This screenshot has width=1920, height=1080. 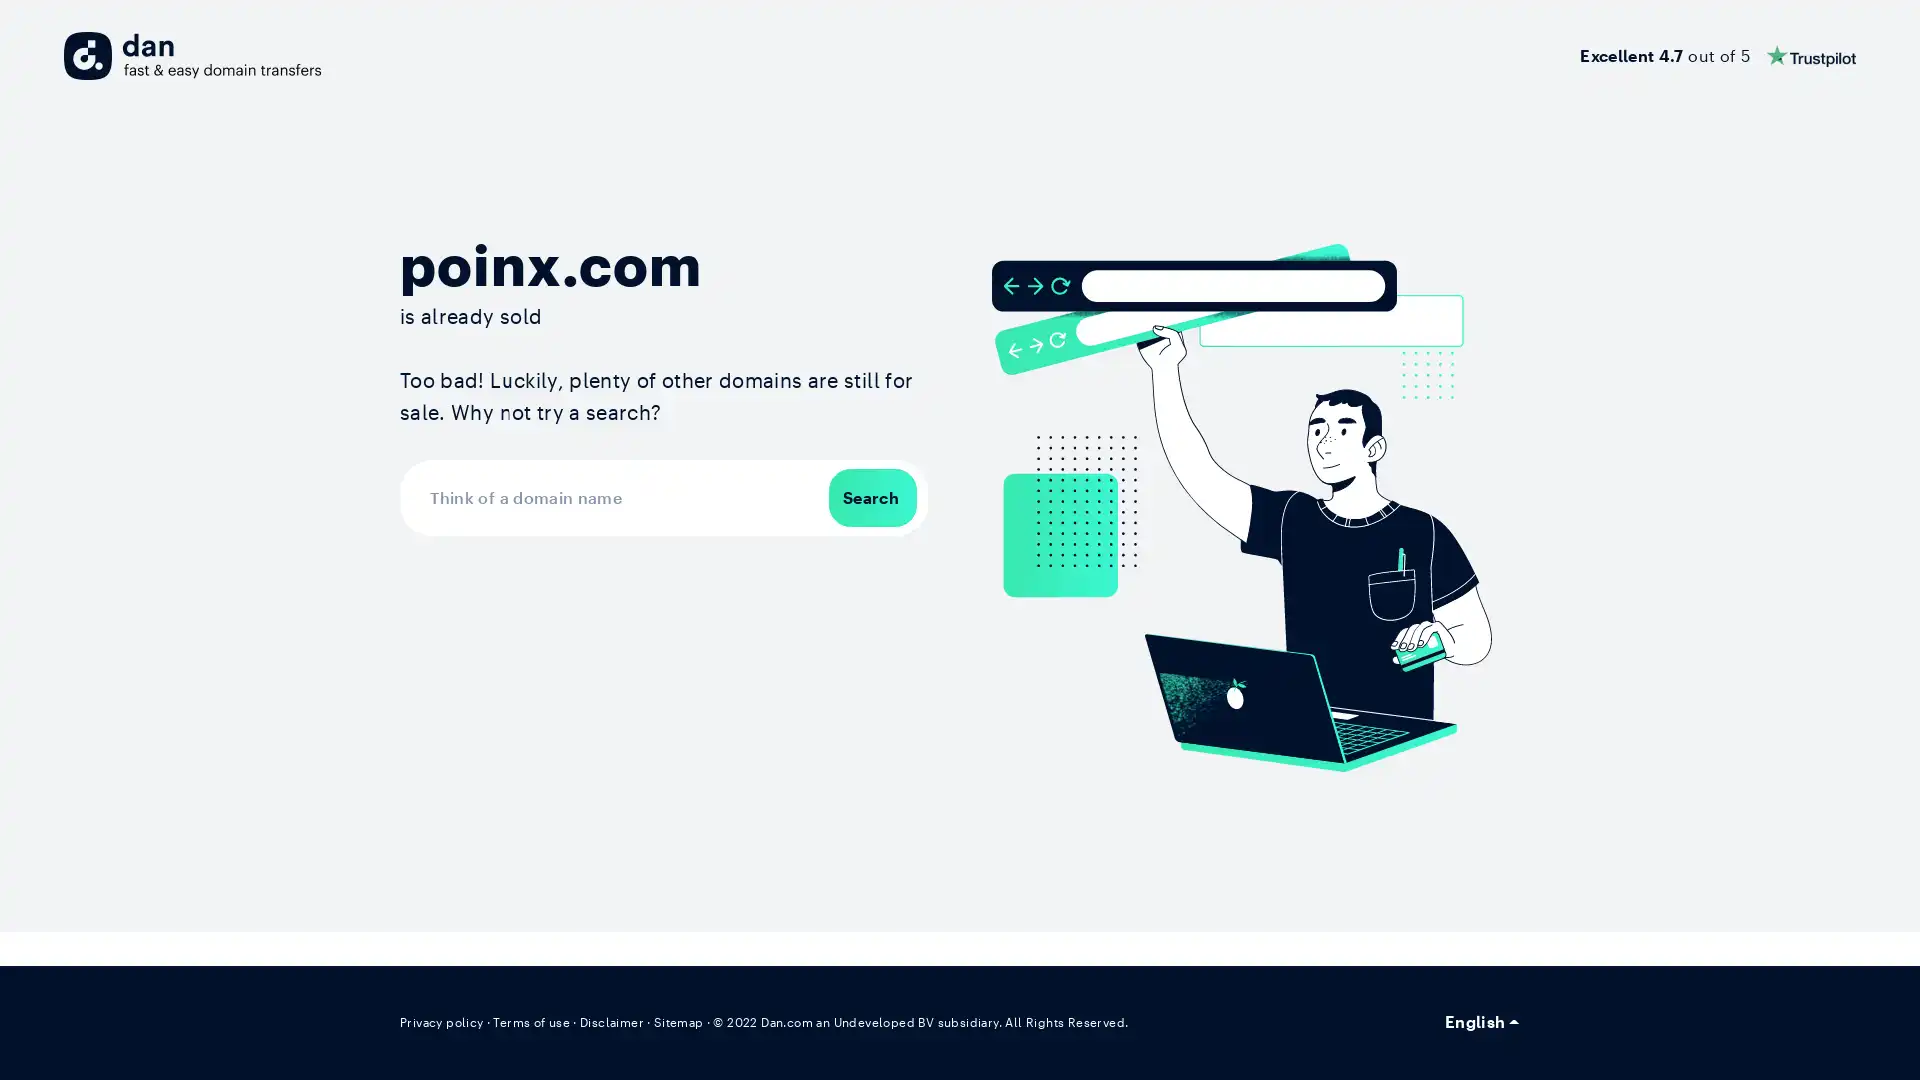 I want to click on Search, so click(x=872, y=496).